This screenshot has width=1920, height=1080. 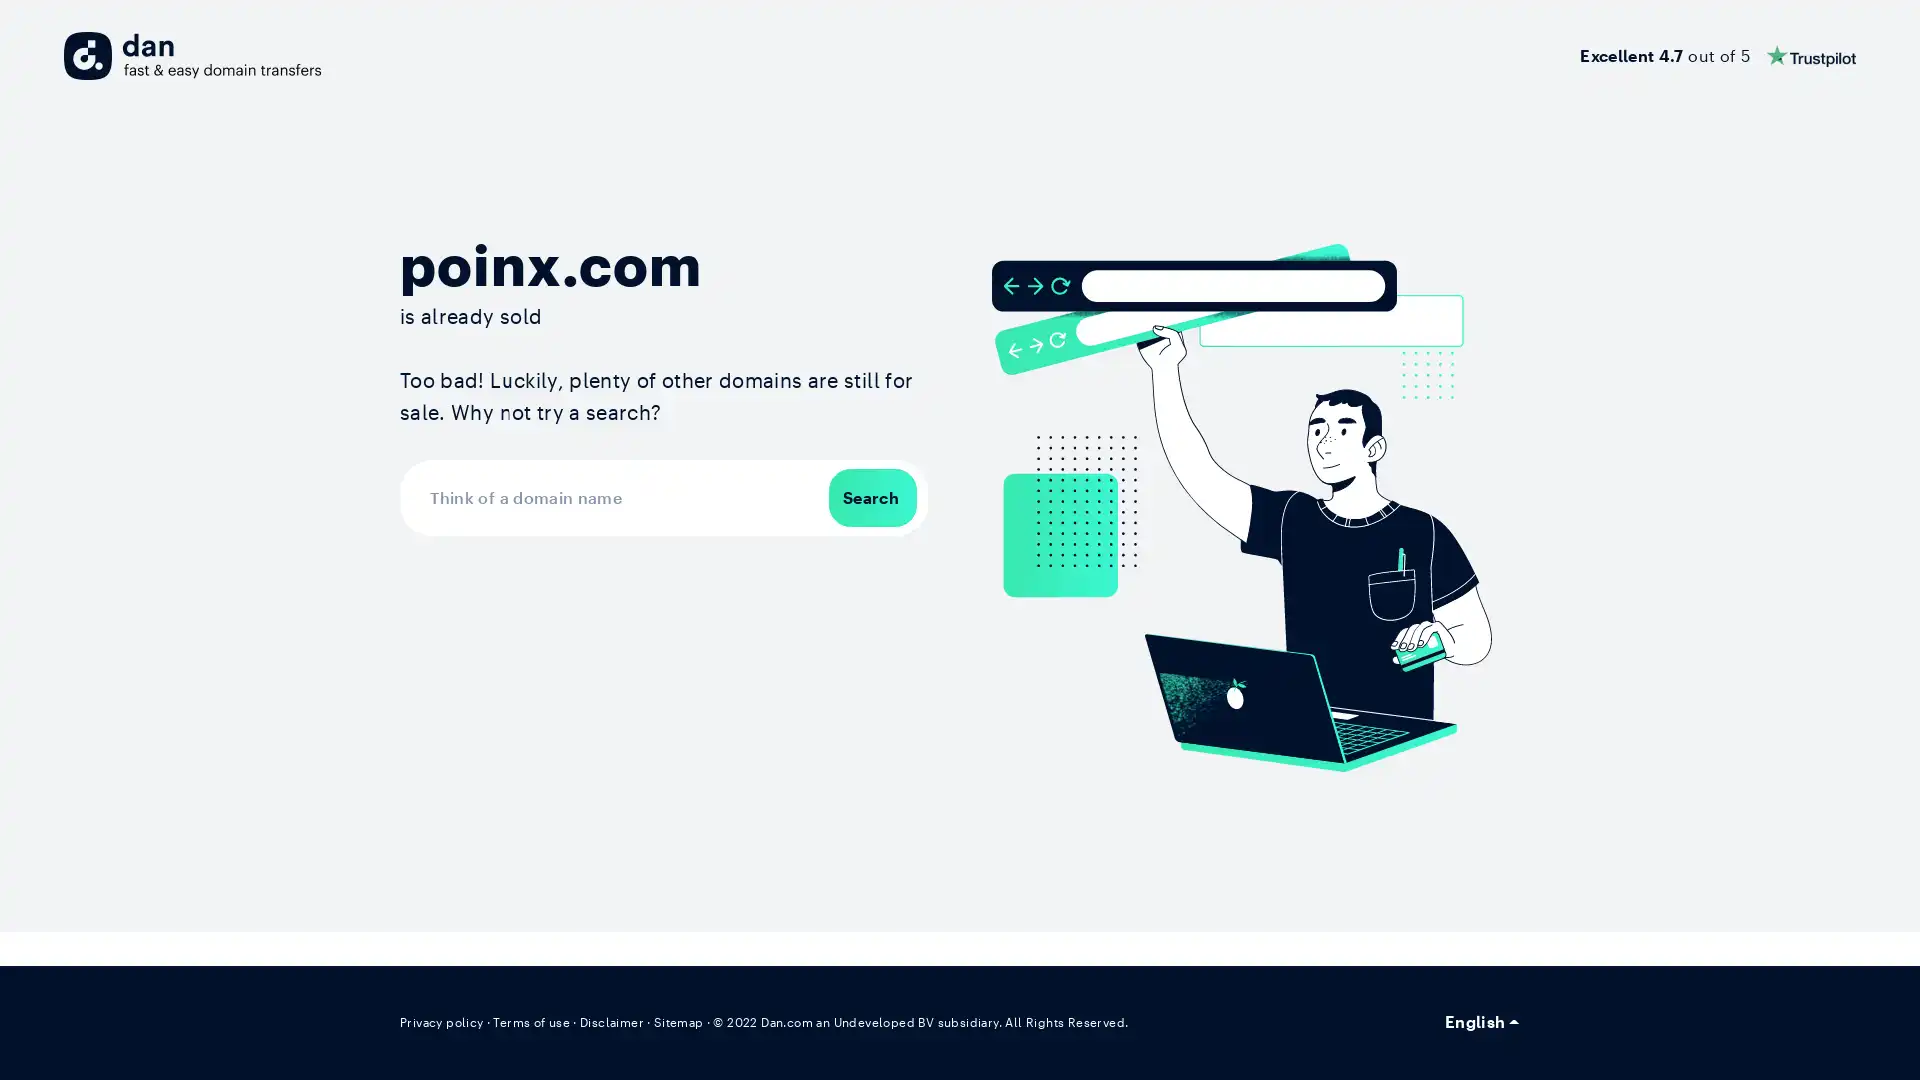 I want to click on Search, so click(x=872, y=496).